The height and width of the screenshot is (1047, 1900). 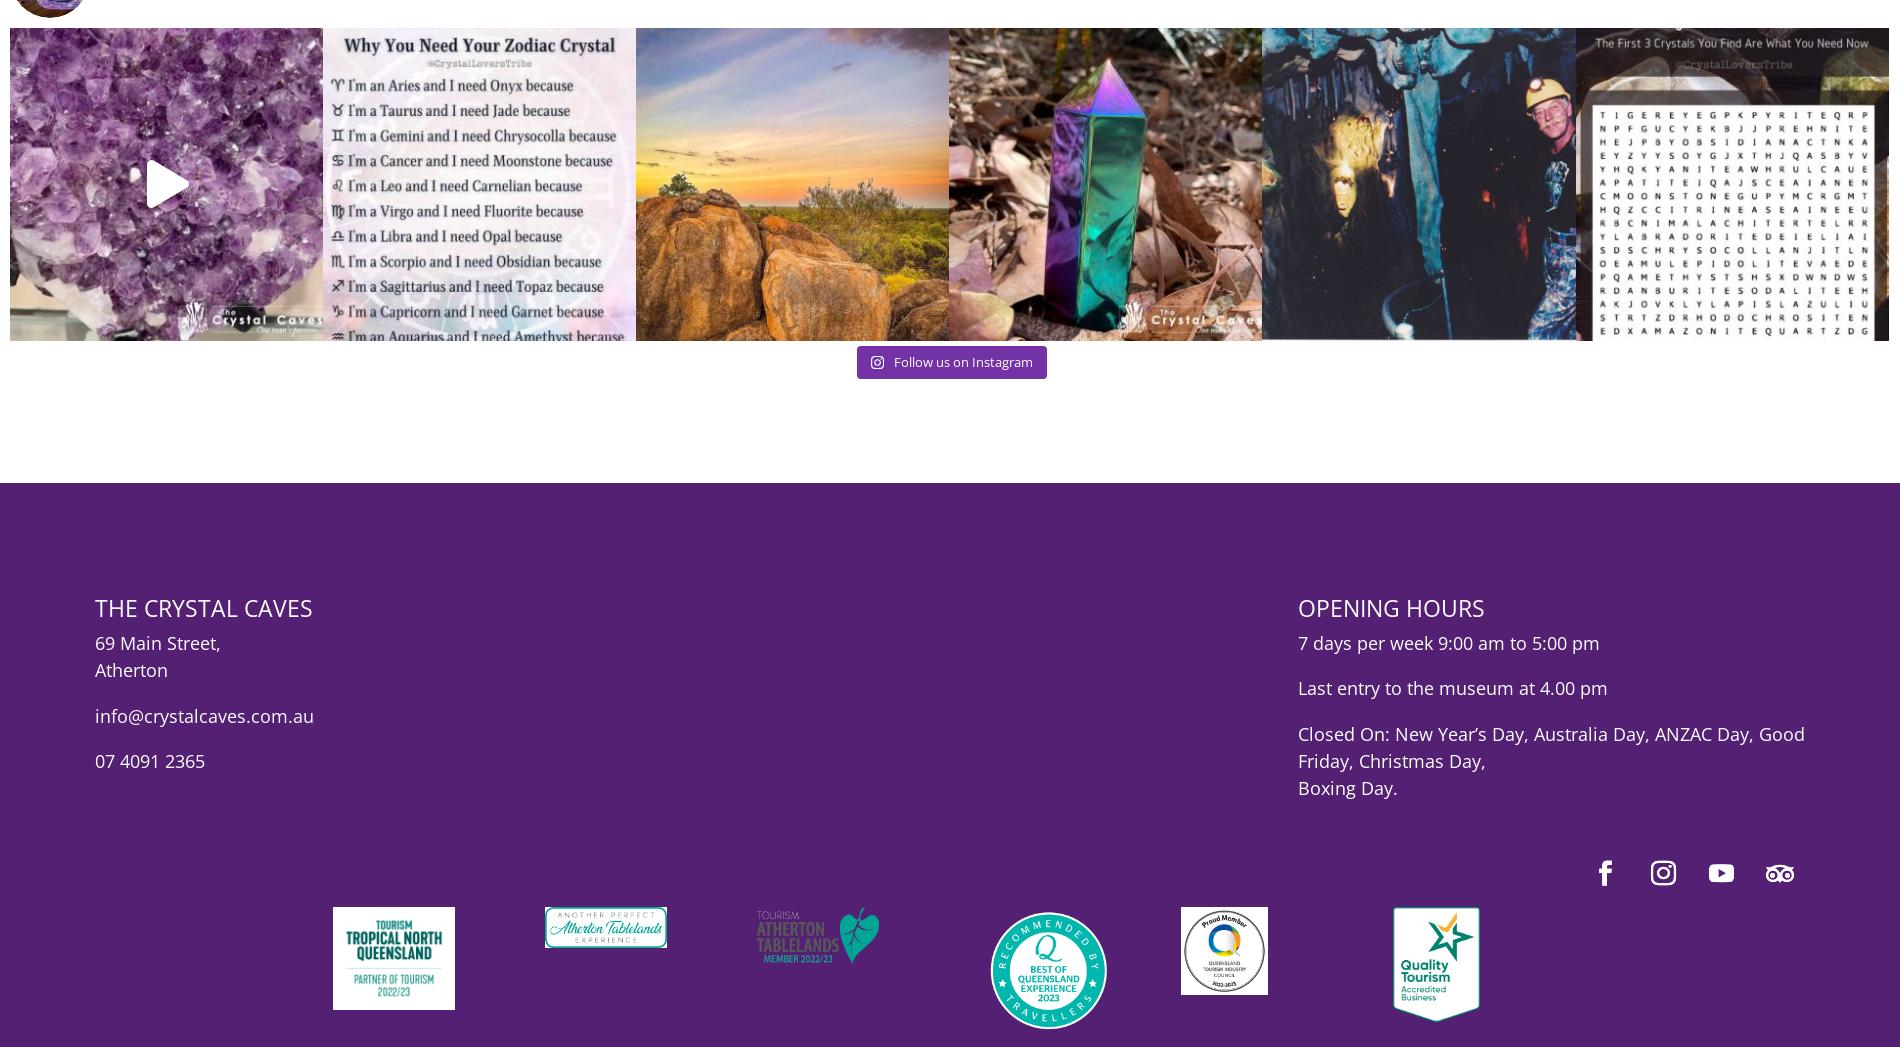 I want to click on '69 Main Street,', so click(x=158, y=658).